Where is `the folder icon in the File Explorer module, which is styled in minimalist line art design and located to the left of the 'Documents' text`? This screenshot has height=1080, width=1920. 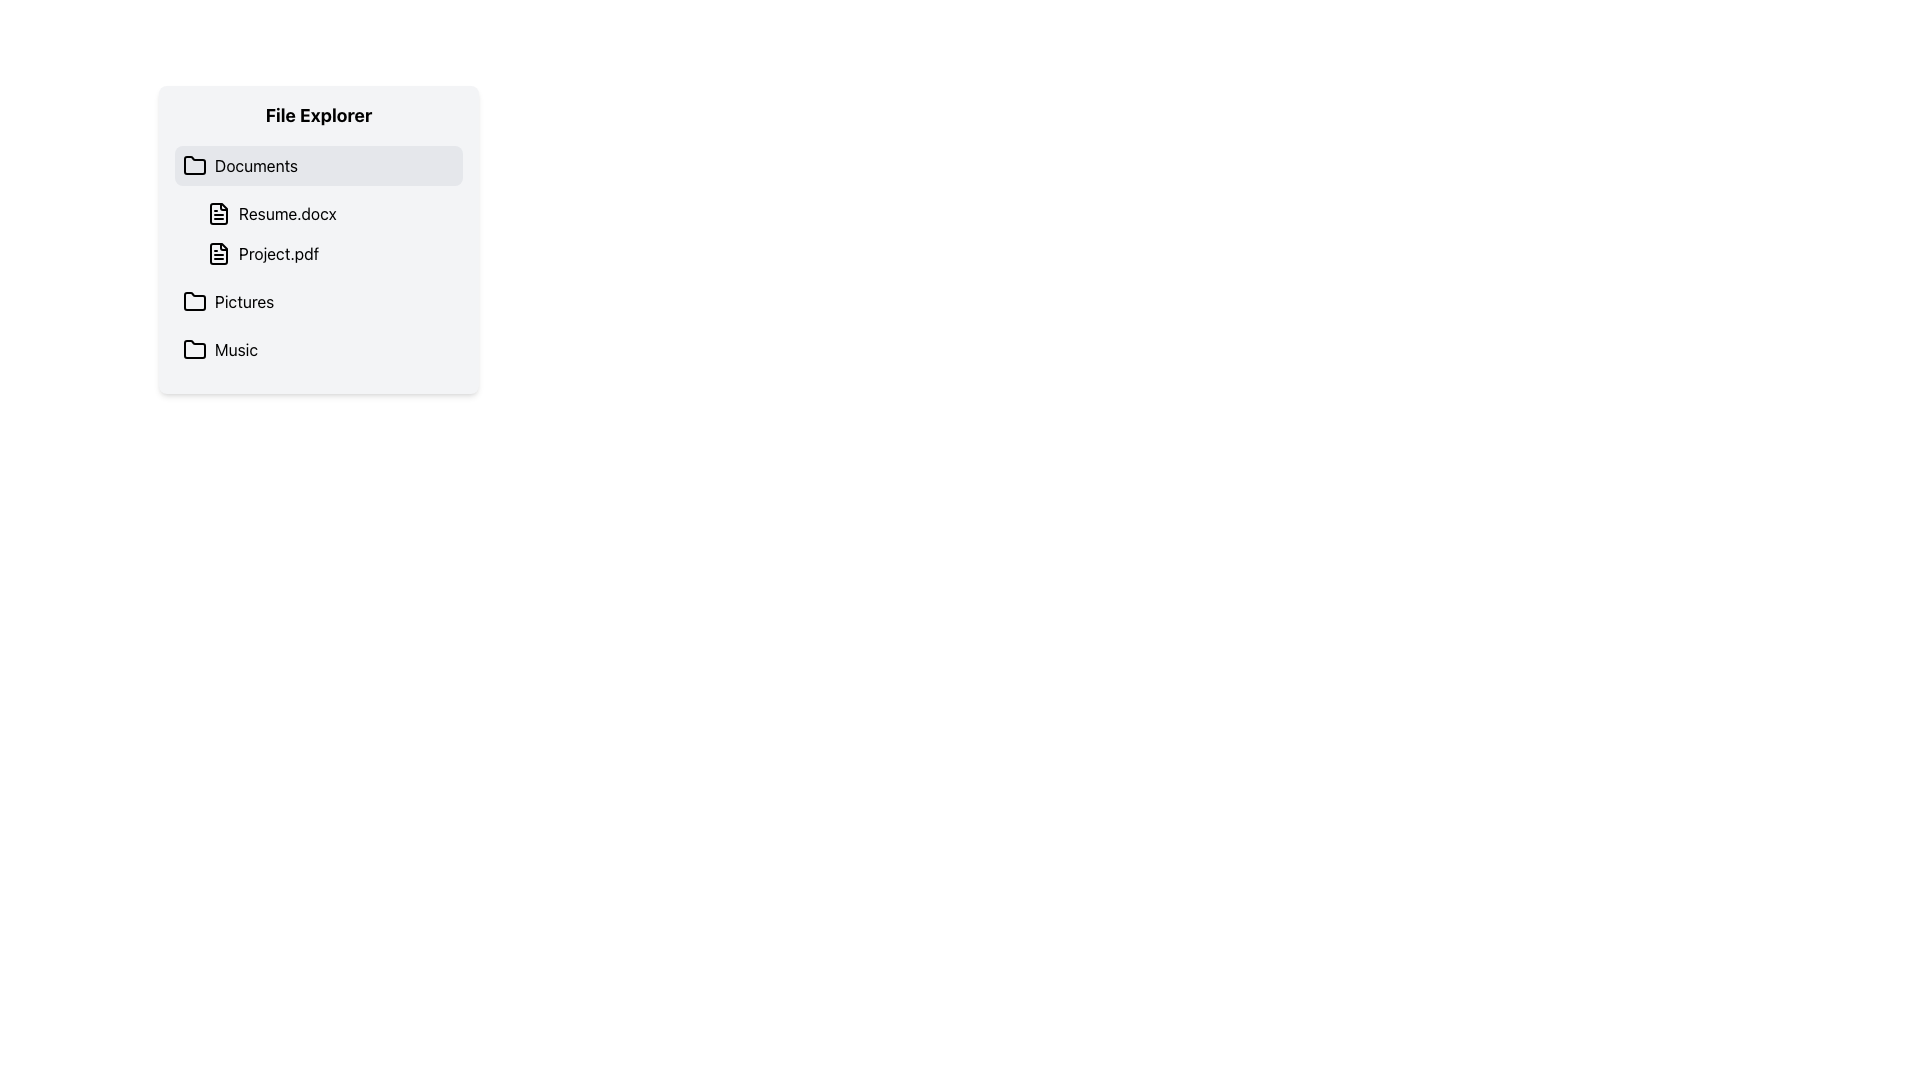
the folder icon in the File Explorer module, which is styled in minimalist line art design and located to the left of the 'Documents' text is located at coordinates (195, 164).